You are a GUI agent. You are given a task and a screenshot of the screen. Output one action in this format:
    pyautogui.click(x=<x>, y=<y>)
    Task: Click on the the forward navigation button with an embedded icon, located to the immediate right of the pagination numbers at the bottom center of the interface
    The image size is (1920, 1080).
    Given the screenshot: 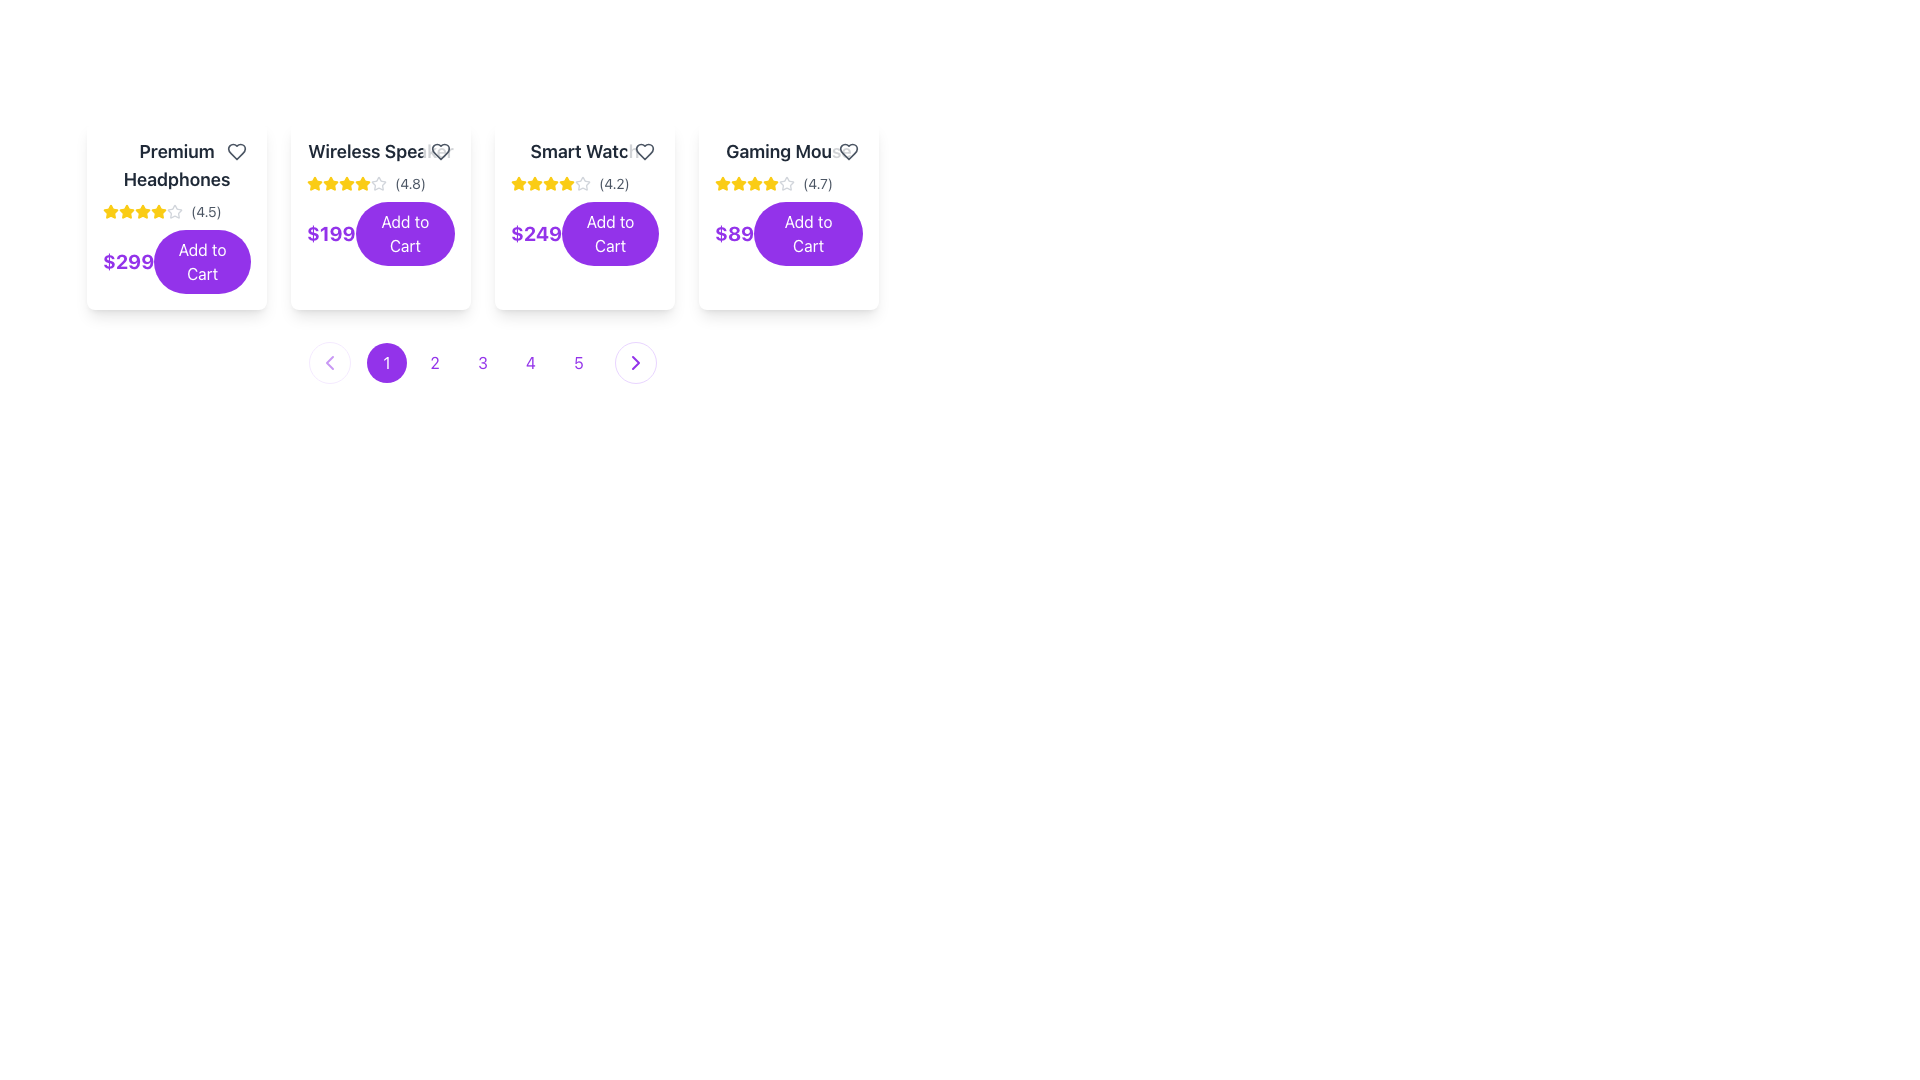 What is the action you would take?
    pyautogui.click(x=634, y=362)
    